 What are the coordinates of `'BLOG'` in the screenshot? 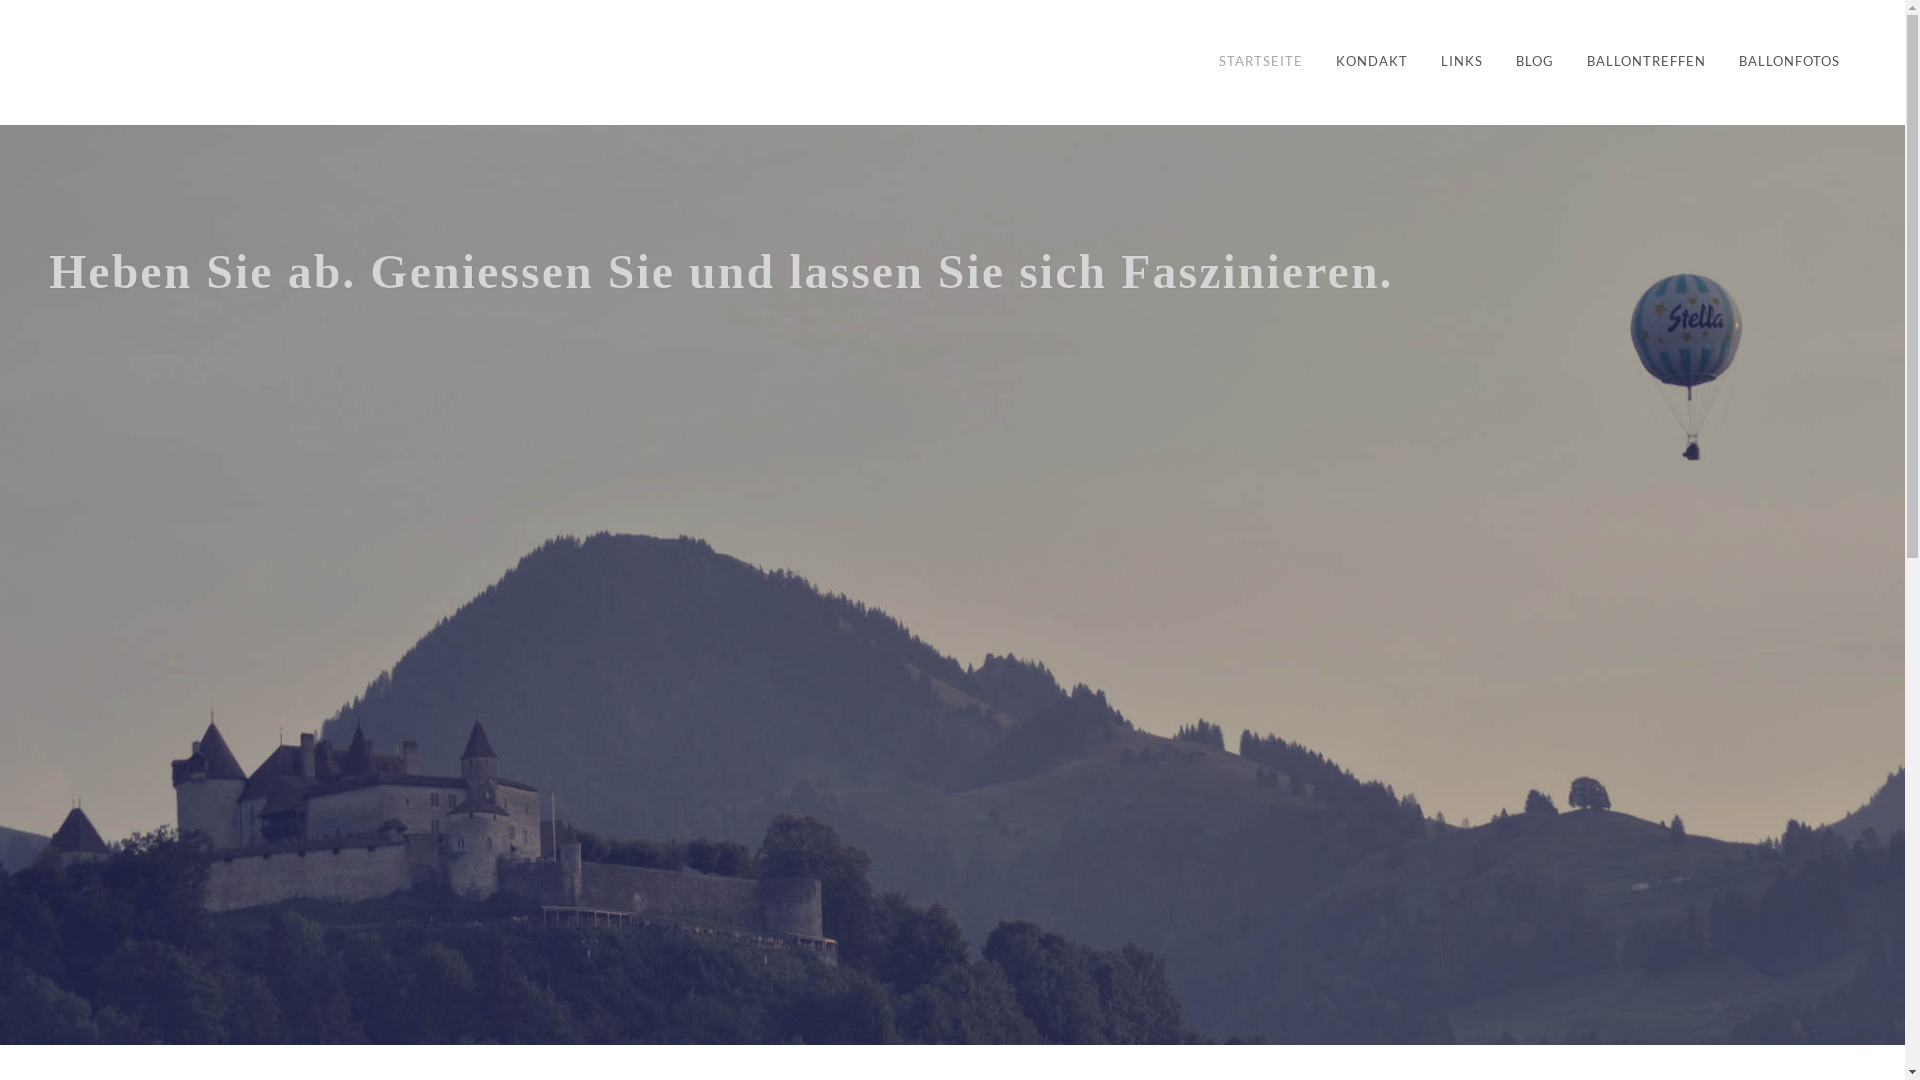 It's located at (1534, 61).